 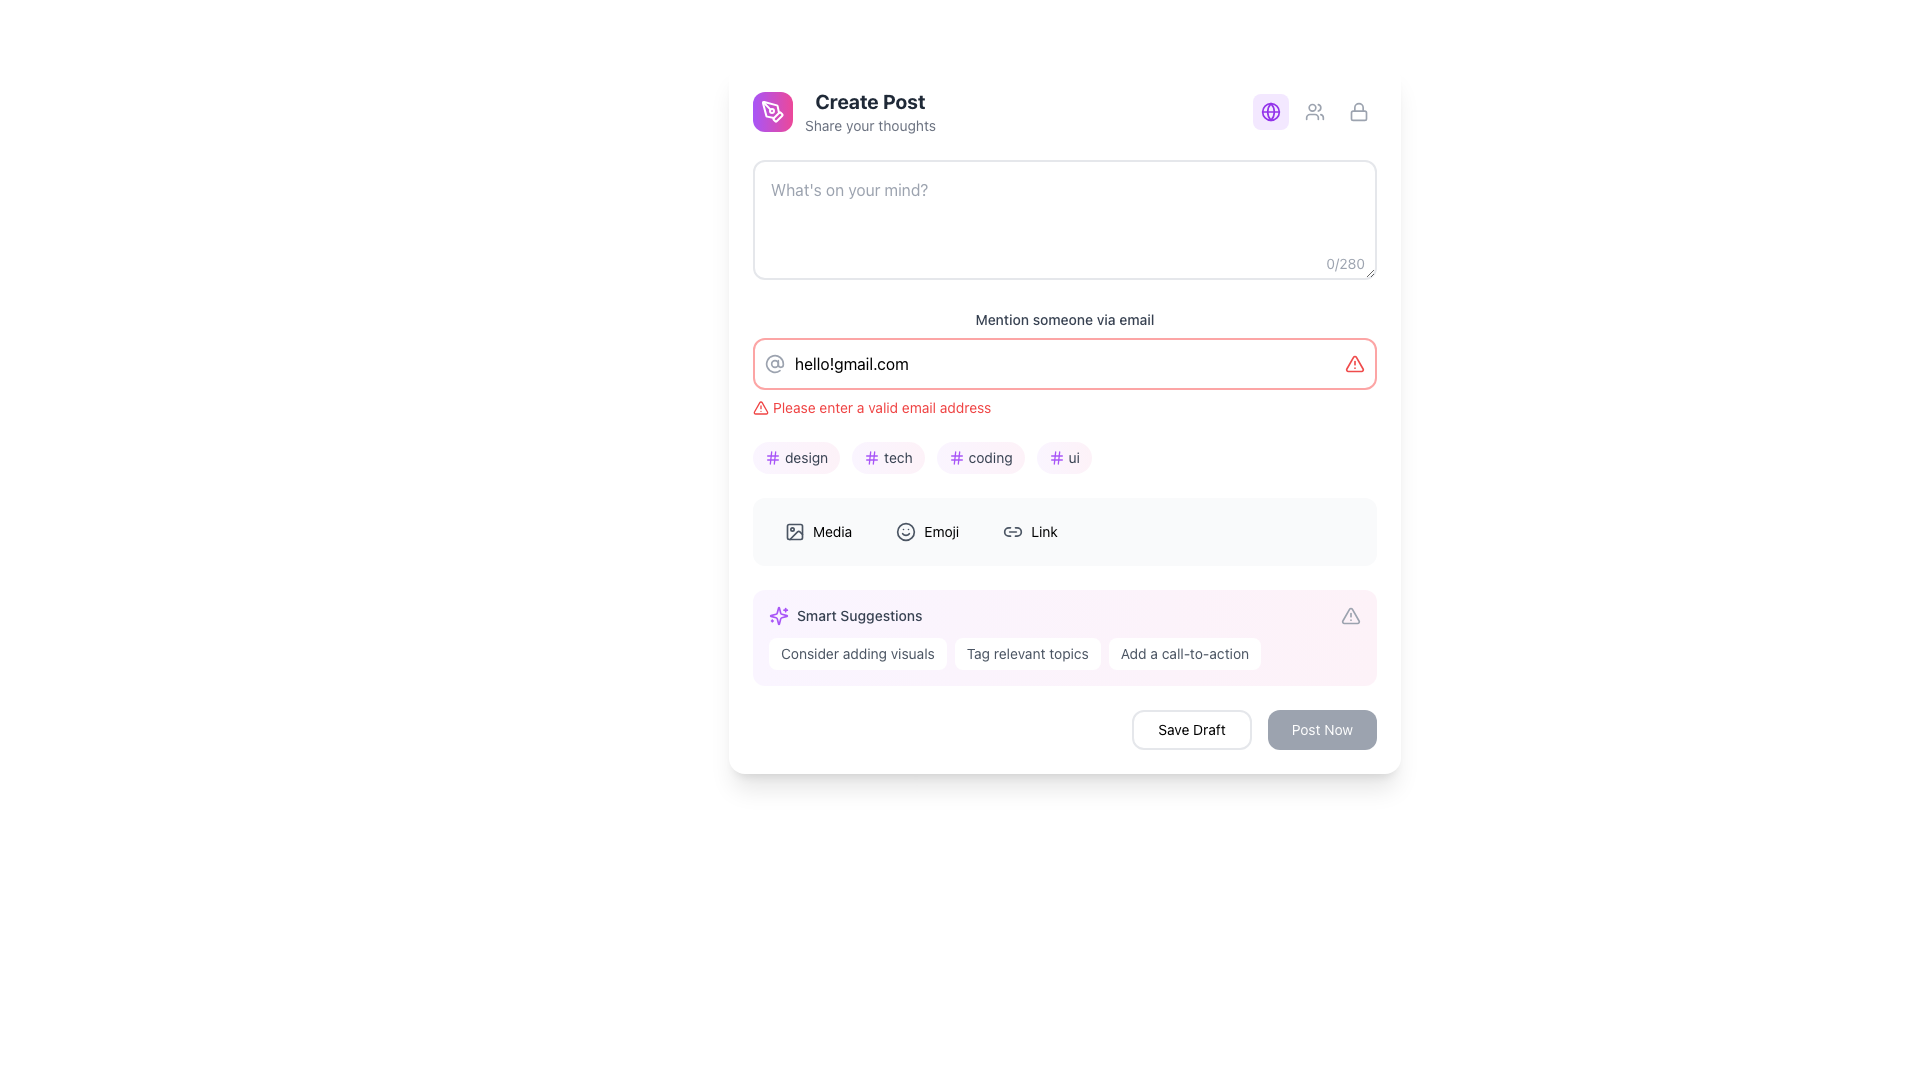 What do you see at coordinates (905, 531) in the screenshot?
I see `the smiley face icon located in the toolbar` at bounding box center [905, 531].